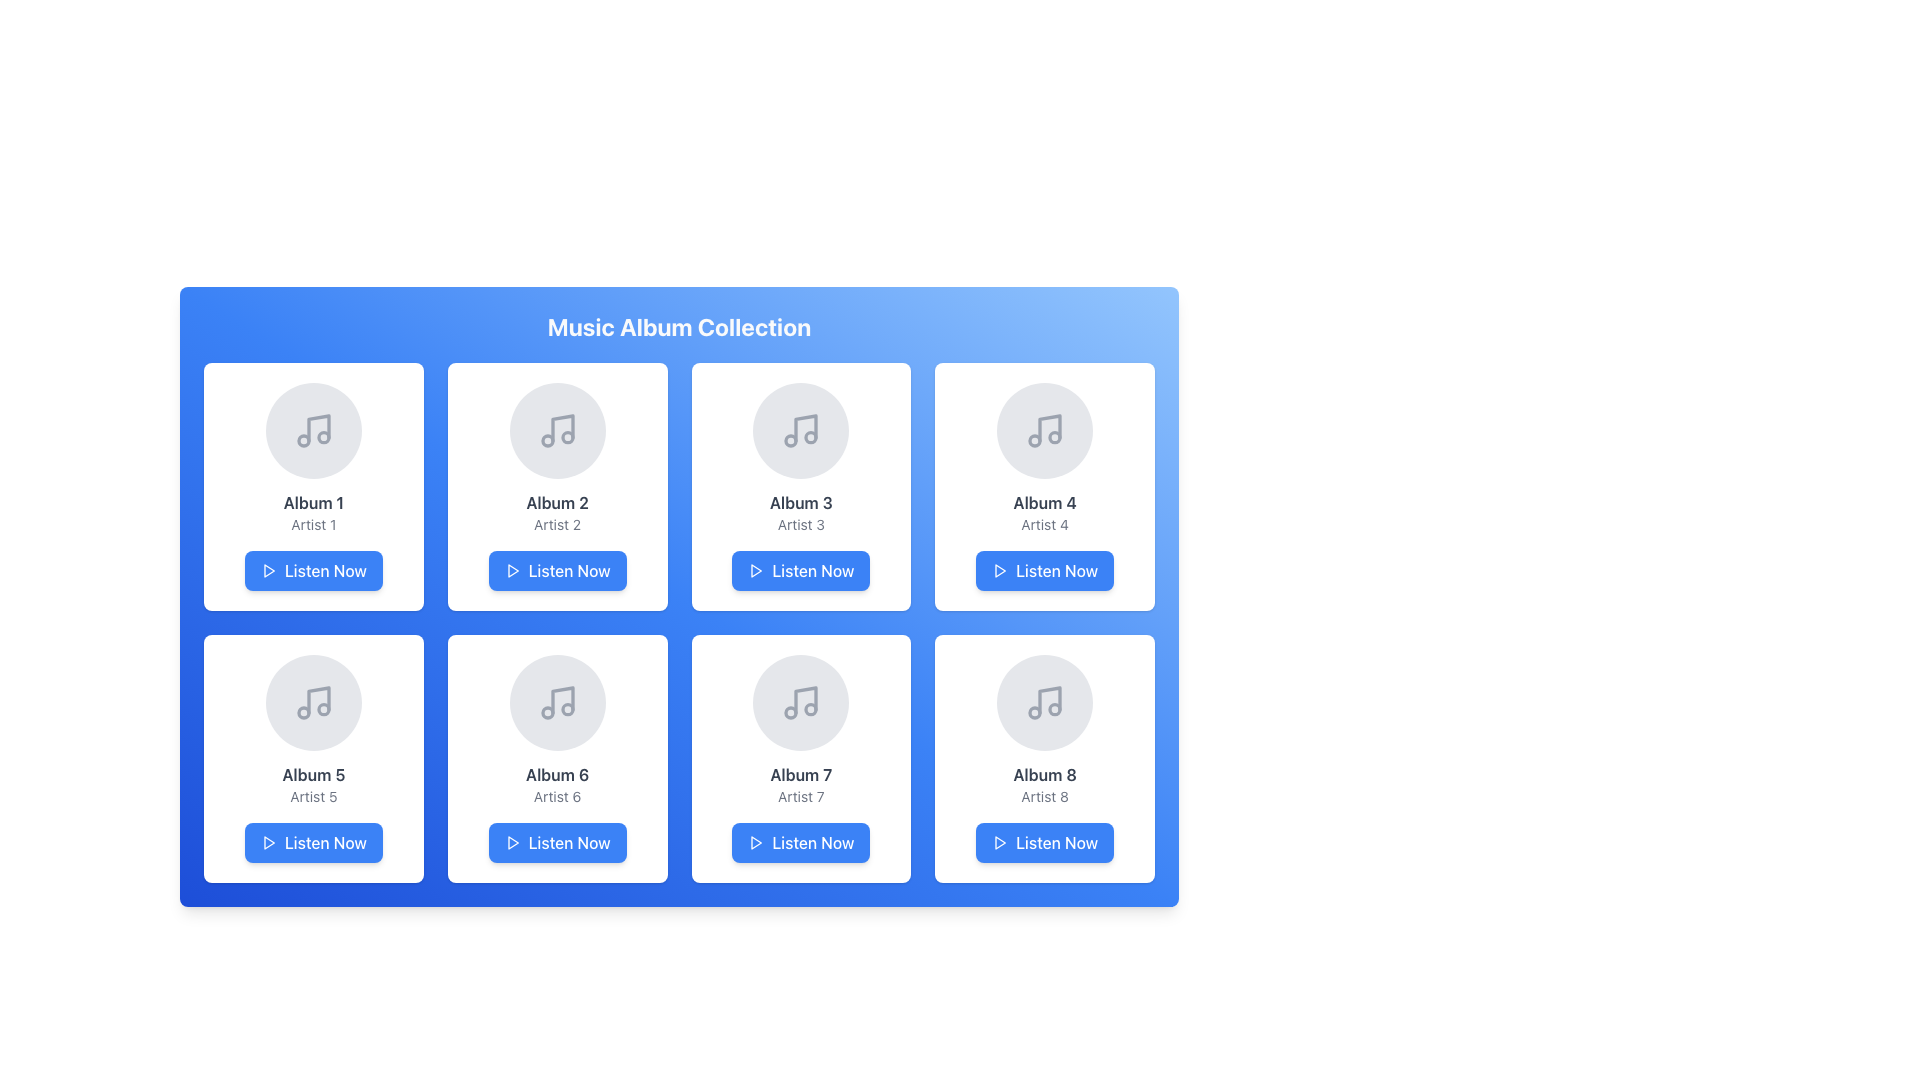 The width and height of the screenshot is (1920, 1080). Describe the element at coordinates (999, 570) in the screenshot. I see `the triangular play icon within the 'Listen Now' button for 'Album 4'` at that location.